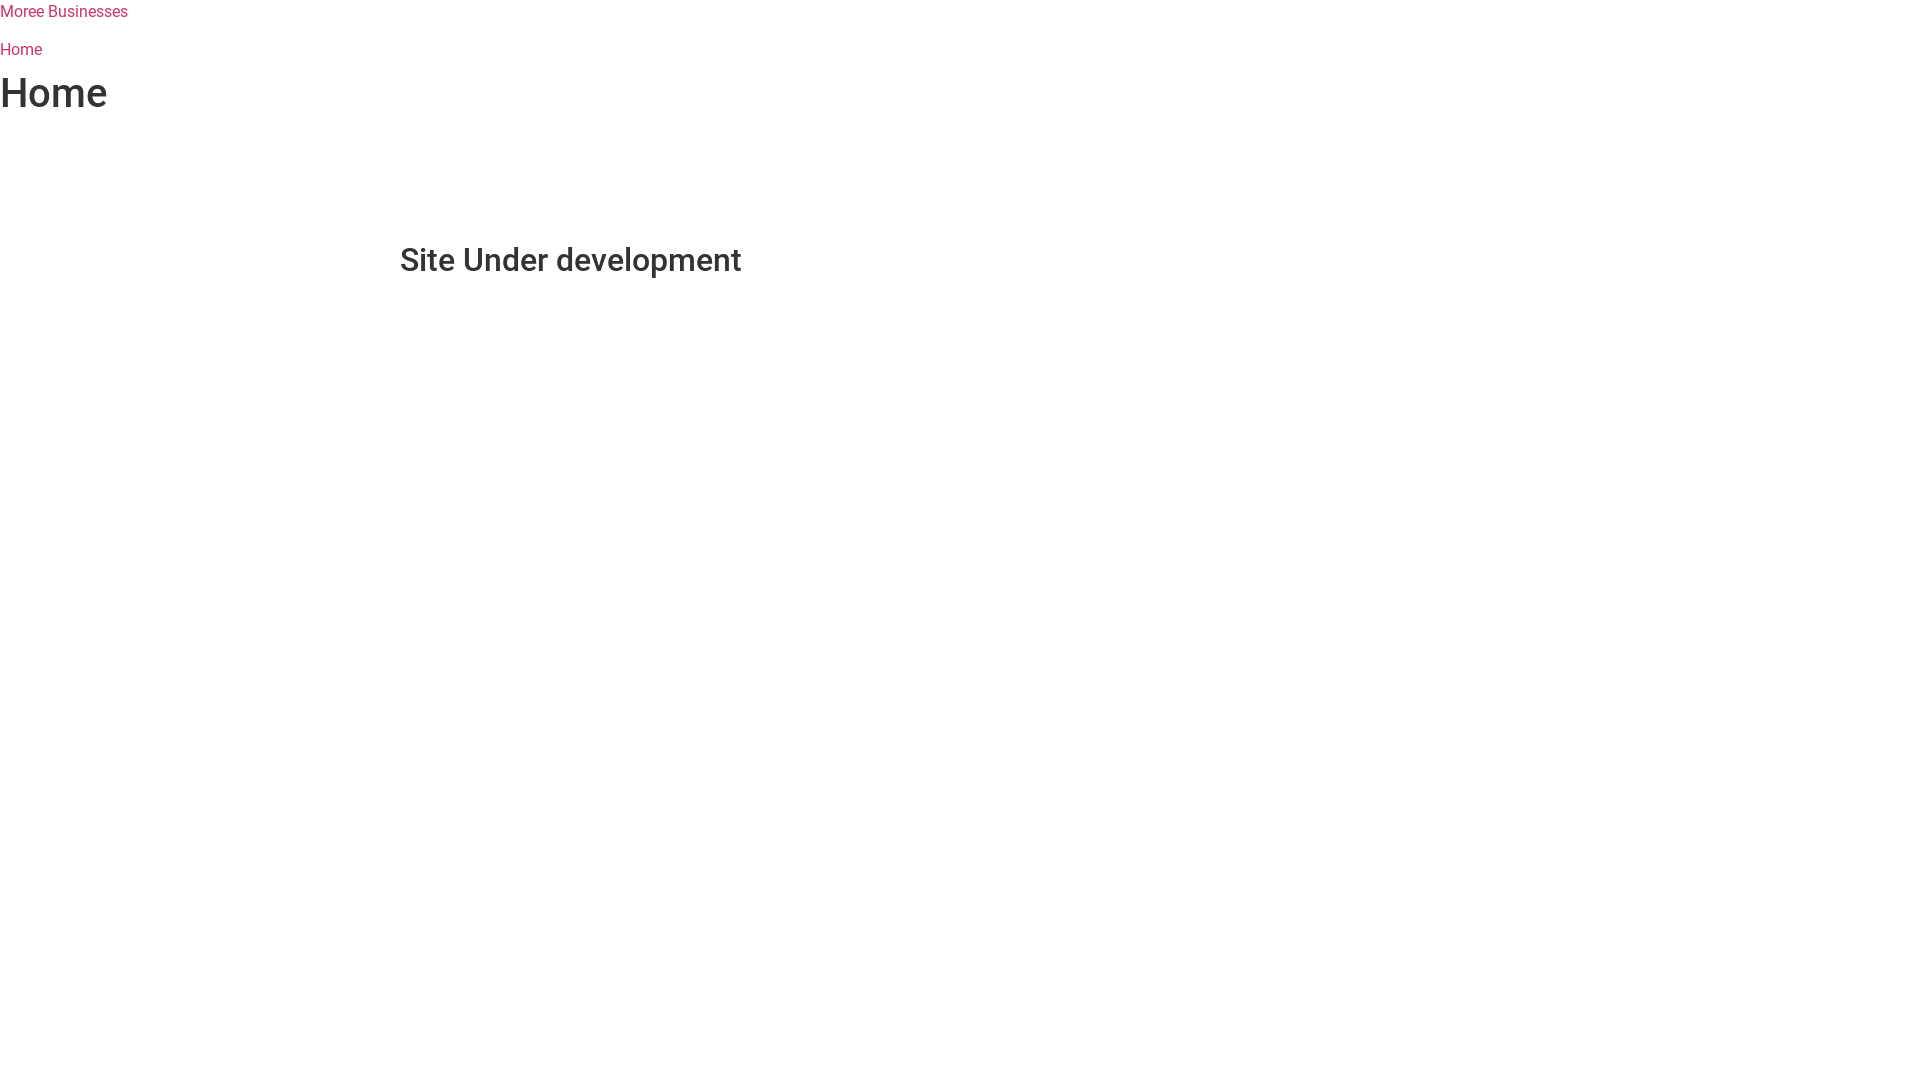 The width and height of the screenshot is (1920, 1080). What do you see at coordinates (0, 48) in the screenshot?
I see `'Home'` at bounding box center [0, 48].